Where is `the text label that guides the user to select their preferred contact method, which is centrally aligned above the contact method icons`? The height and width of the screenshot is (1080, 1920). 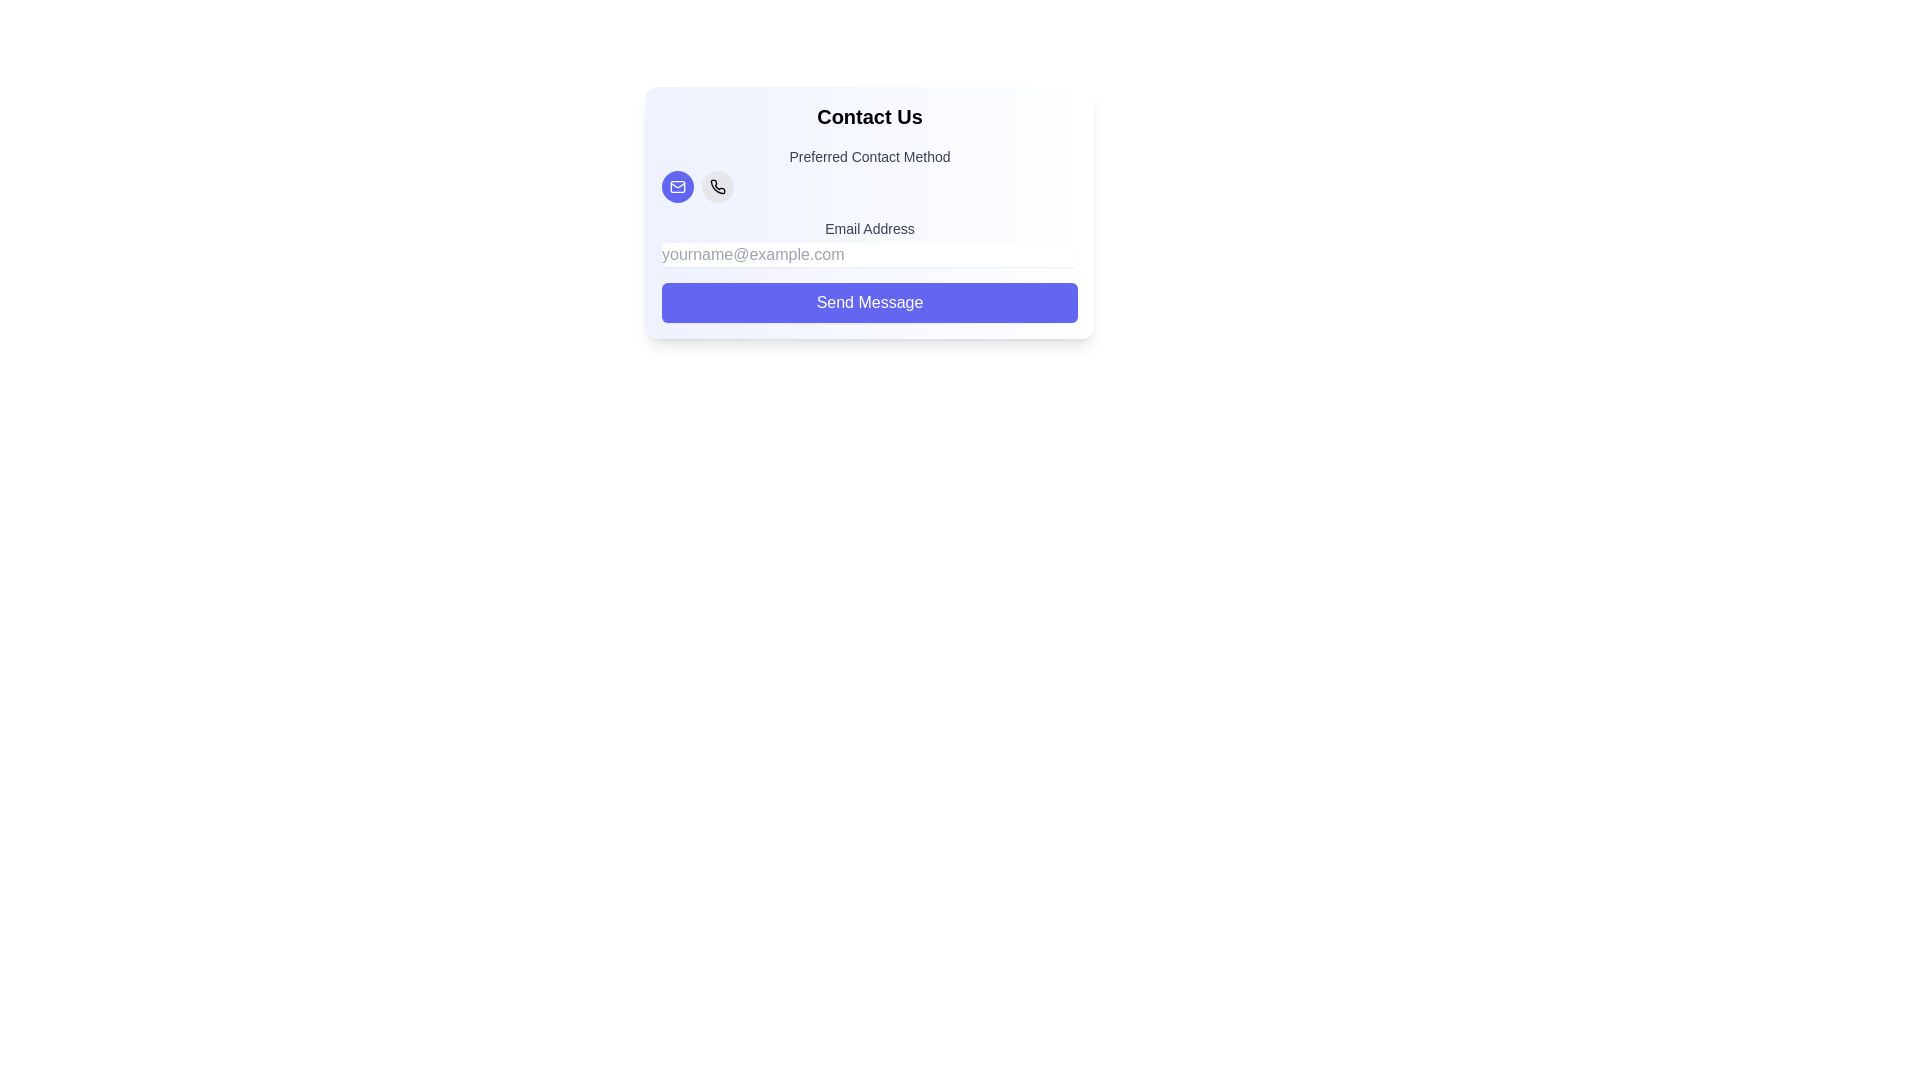
the text label that guides the user to select their preferred contact method, which is centrally aligned above the contact method icons is located at coordinates (869, 156).